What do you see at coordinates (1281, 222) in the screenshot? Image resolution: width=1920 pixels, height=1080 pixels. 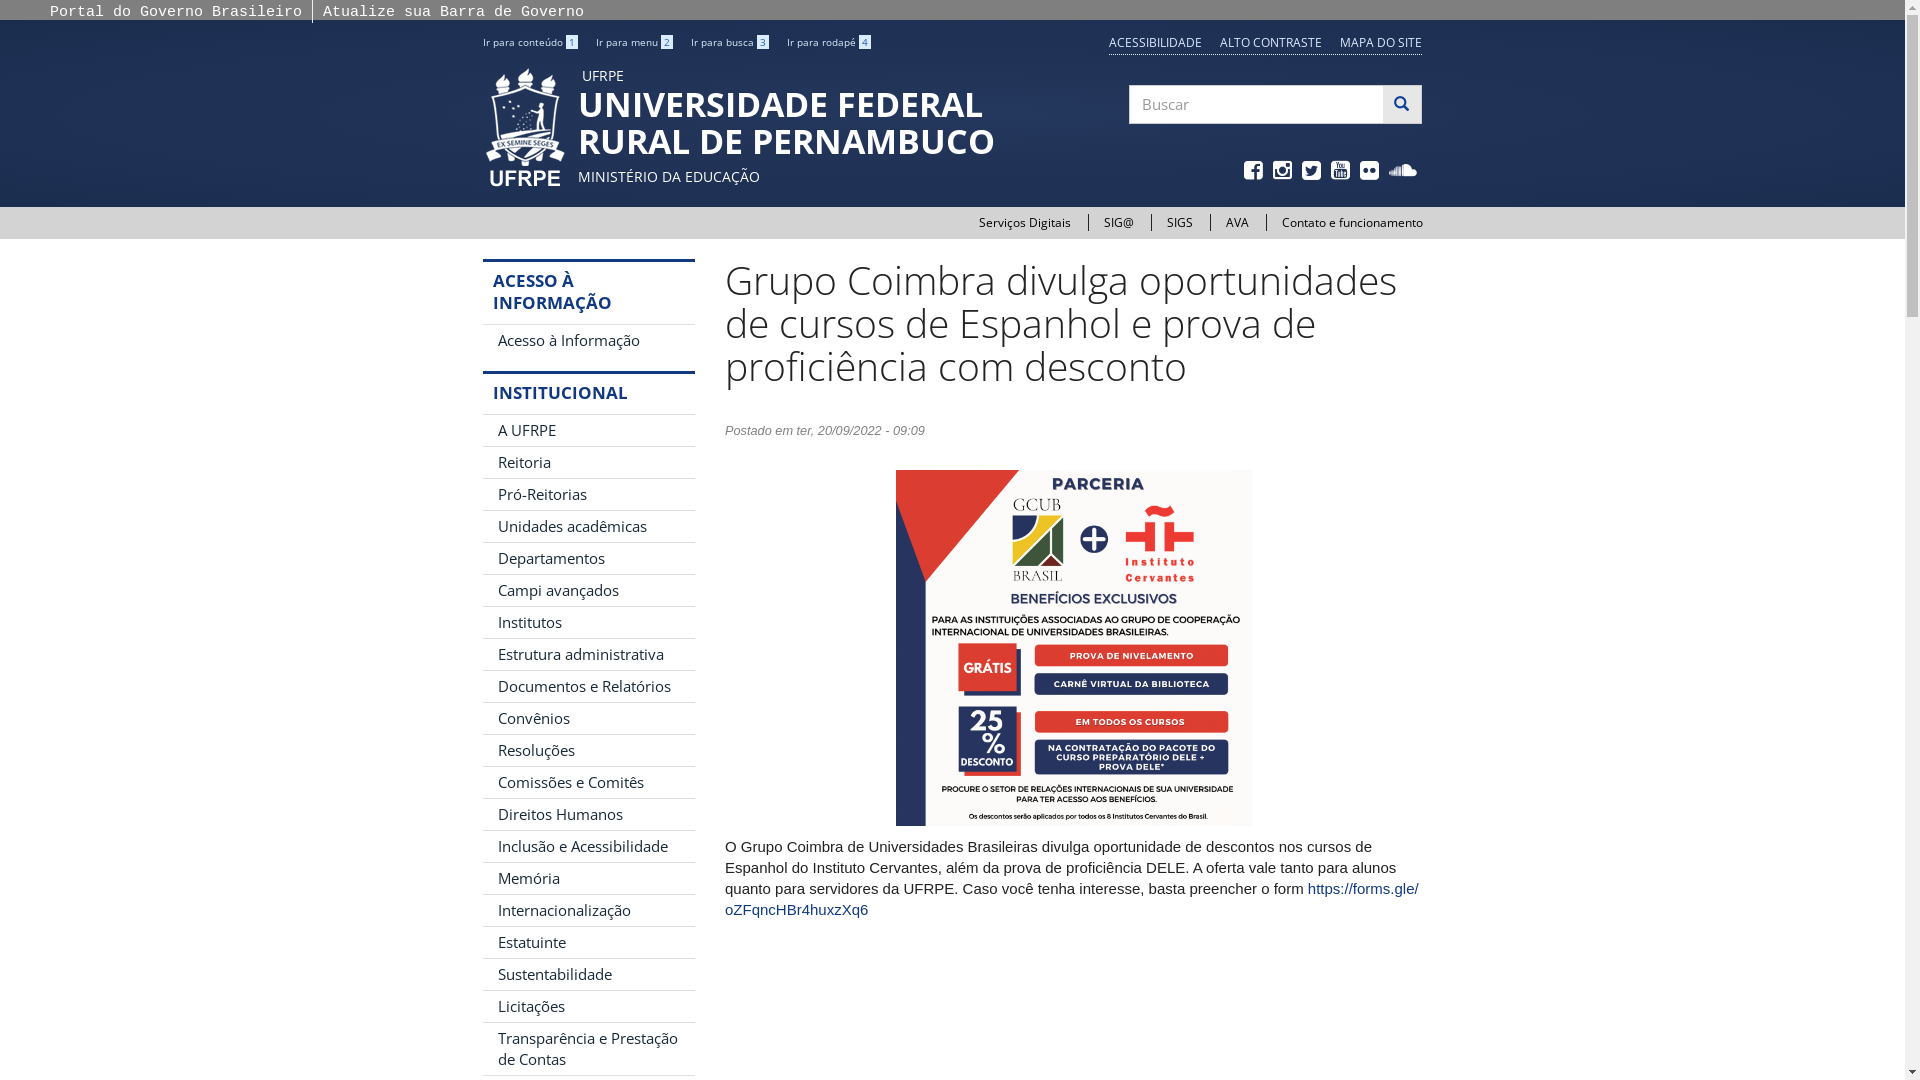 I see `'Contato e funcionamento'` at bounding box center [1281, 222].